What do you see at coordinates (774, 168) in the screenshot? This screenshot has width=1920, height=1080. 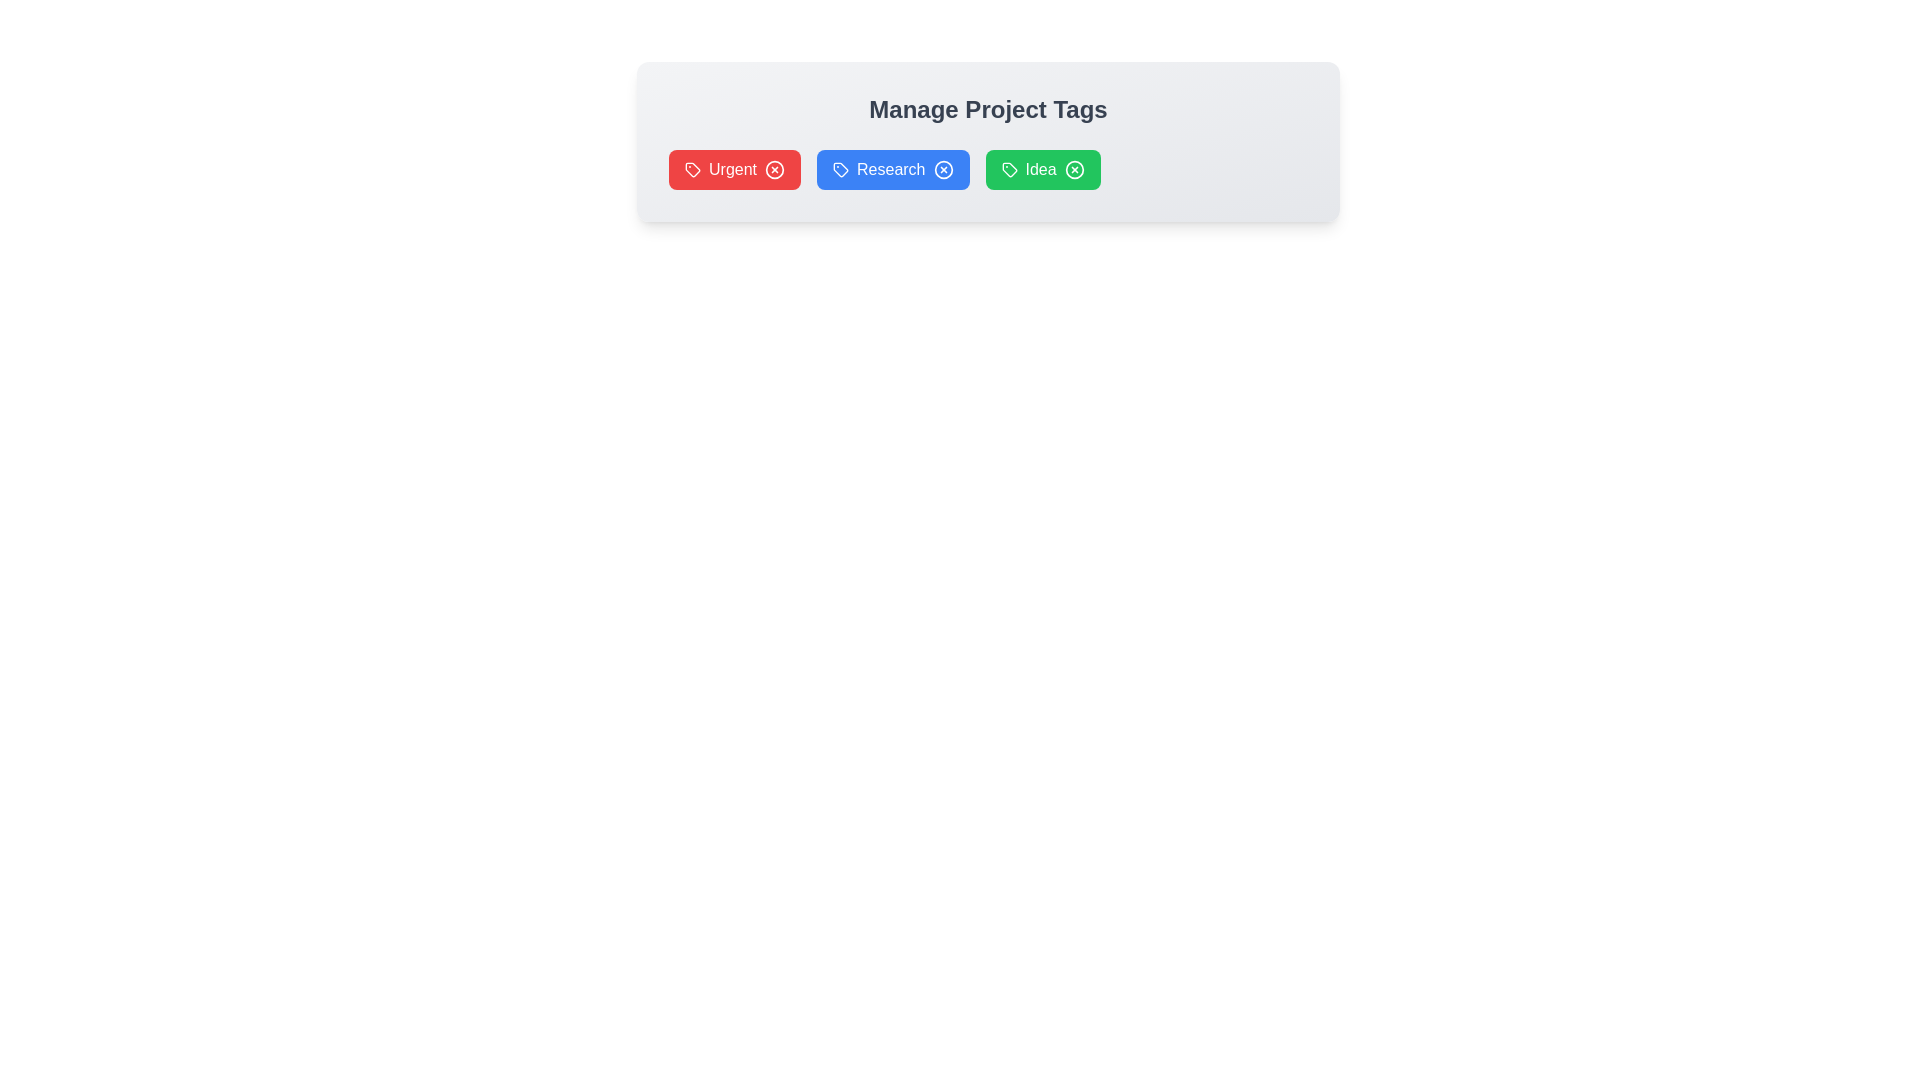 I see `the remove button of the tag labeled Urgent` at bounding box center [774, 168].